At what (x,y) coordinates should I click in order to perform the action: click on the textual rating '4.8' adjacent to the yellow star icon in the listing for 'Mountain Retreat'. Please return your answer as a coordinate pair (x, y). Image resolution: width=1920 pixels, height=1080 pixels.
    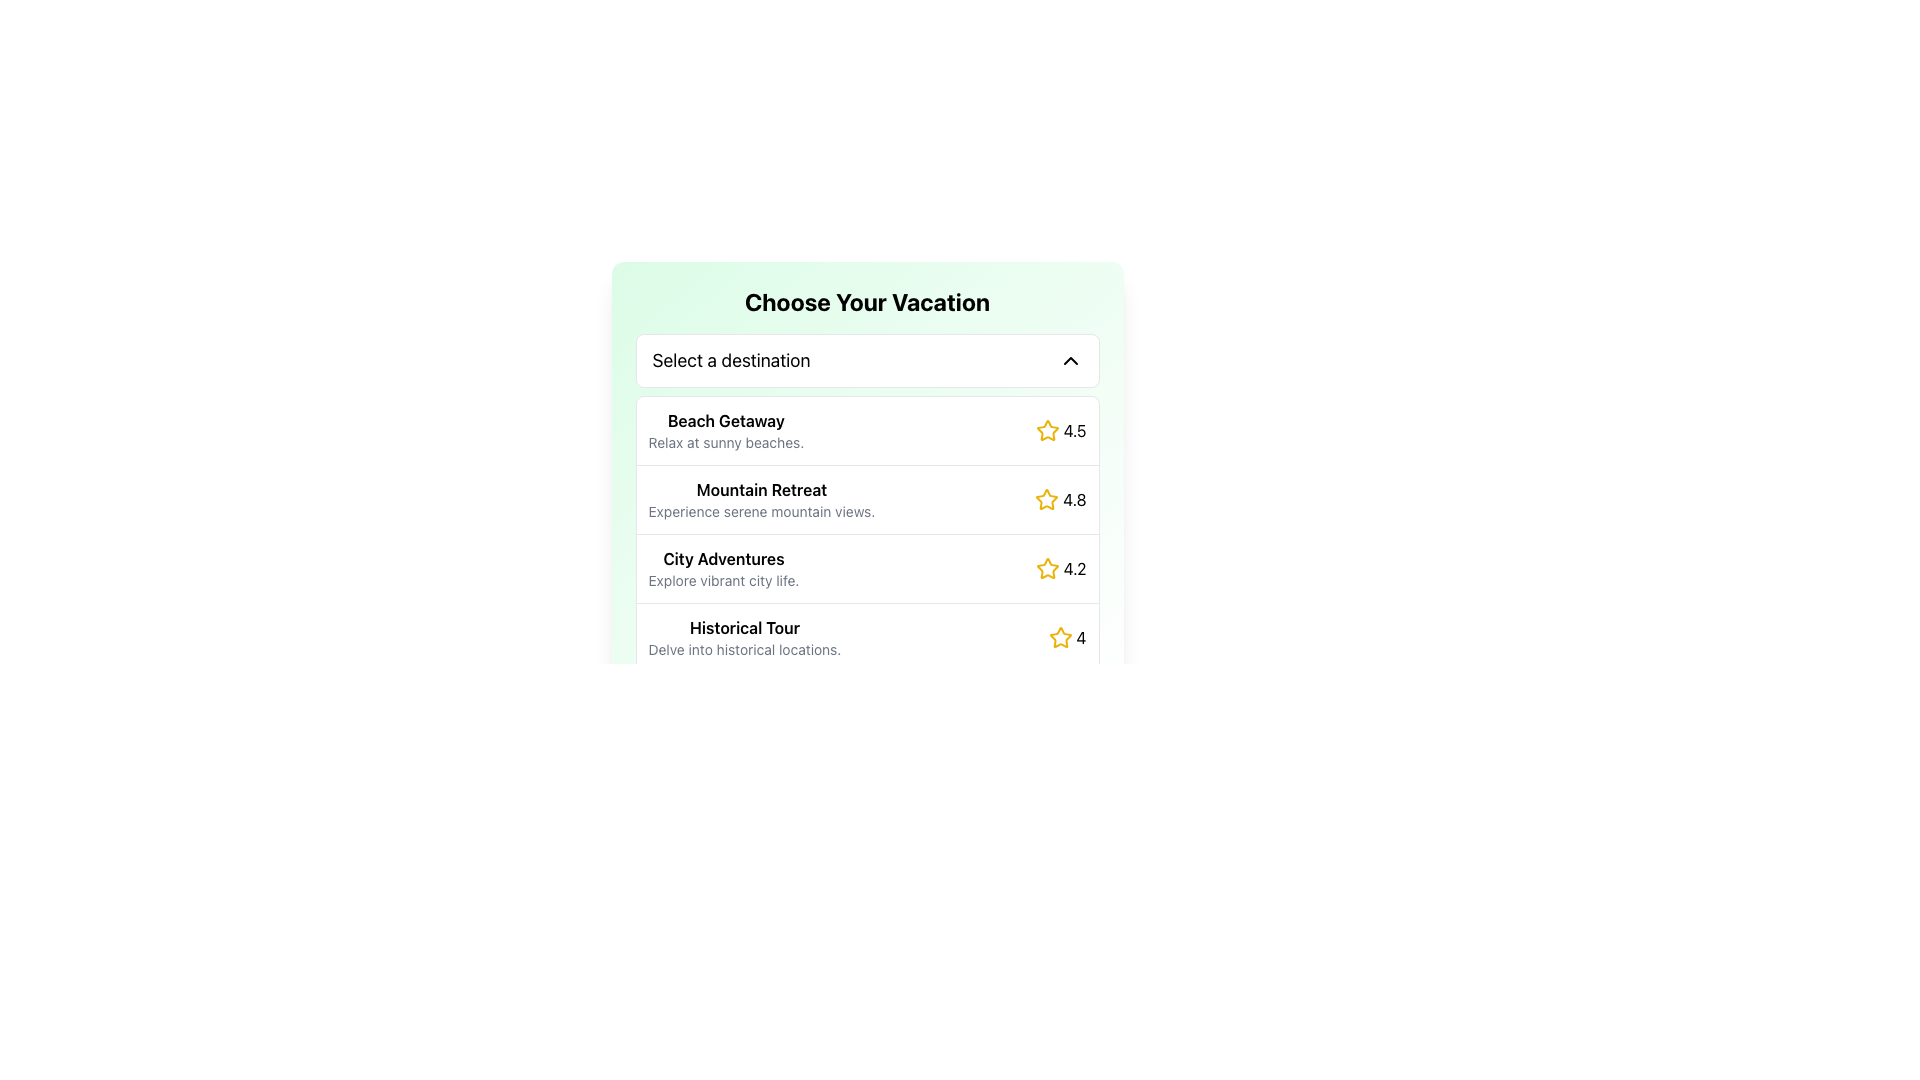
    Looking at the image, I should click on (1073, 499).